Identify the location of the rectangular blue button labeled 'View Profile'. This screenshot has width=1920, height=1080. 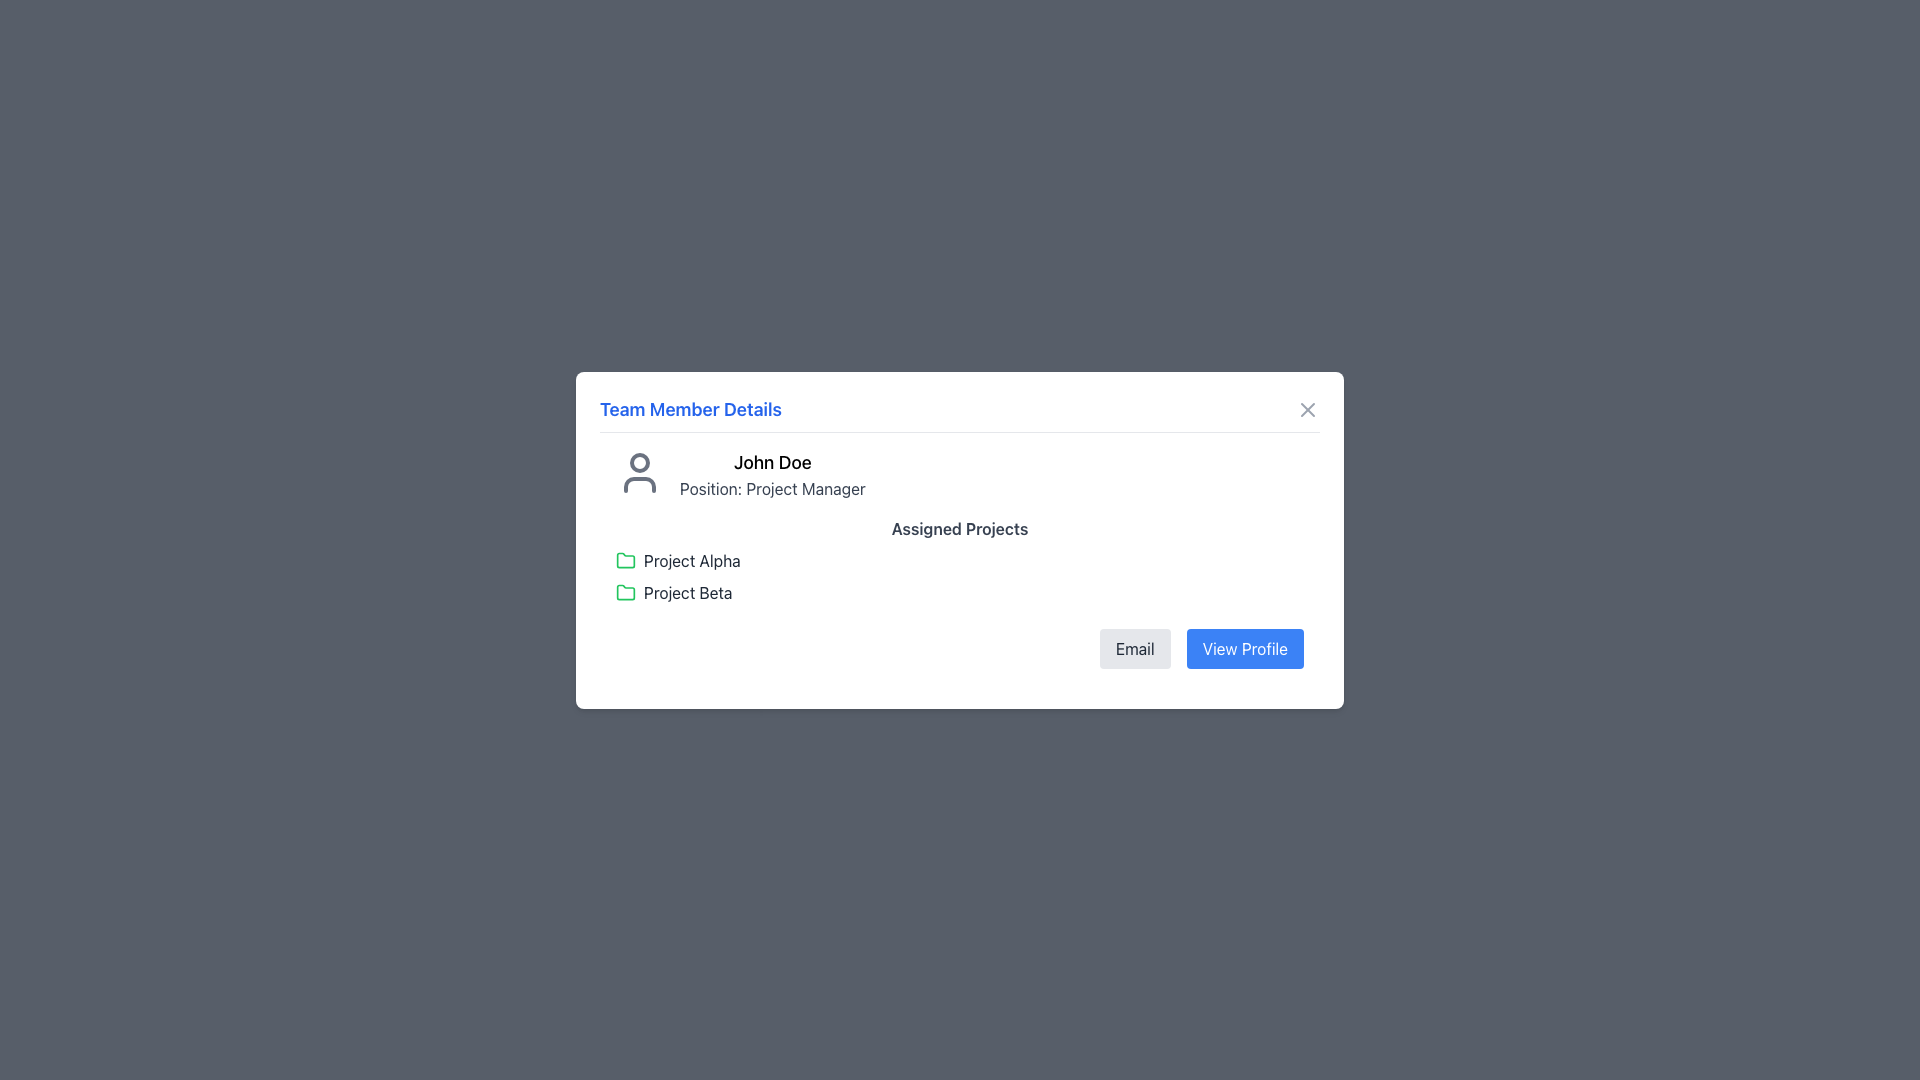
(1244, 648).